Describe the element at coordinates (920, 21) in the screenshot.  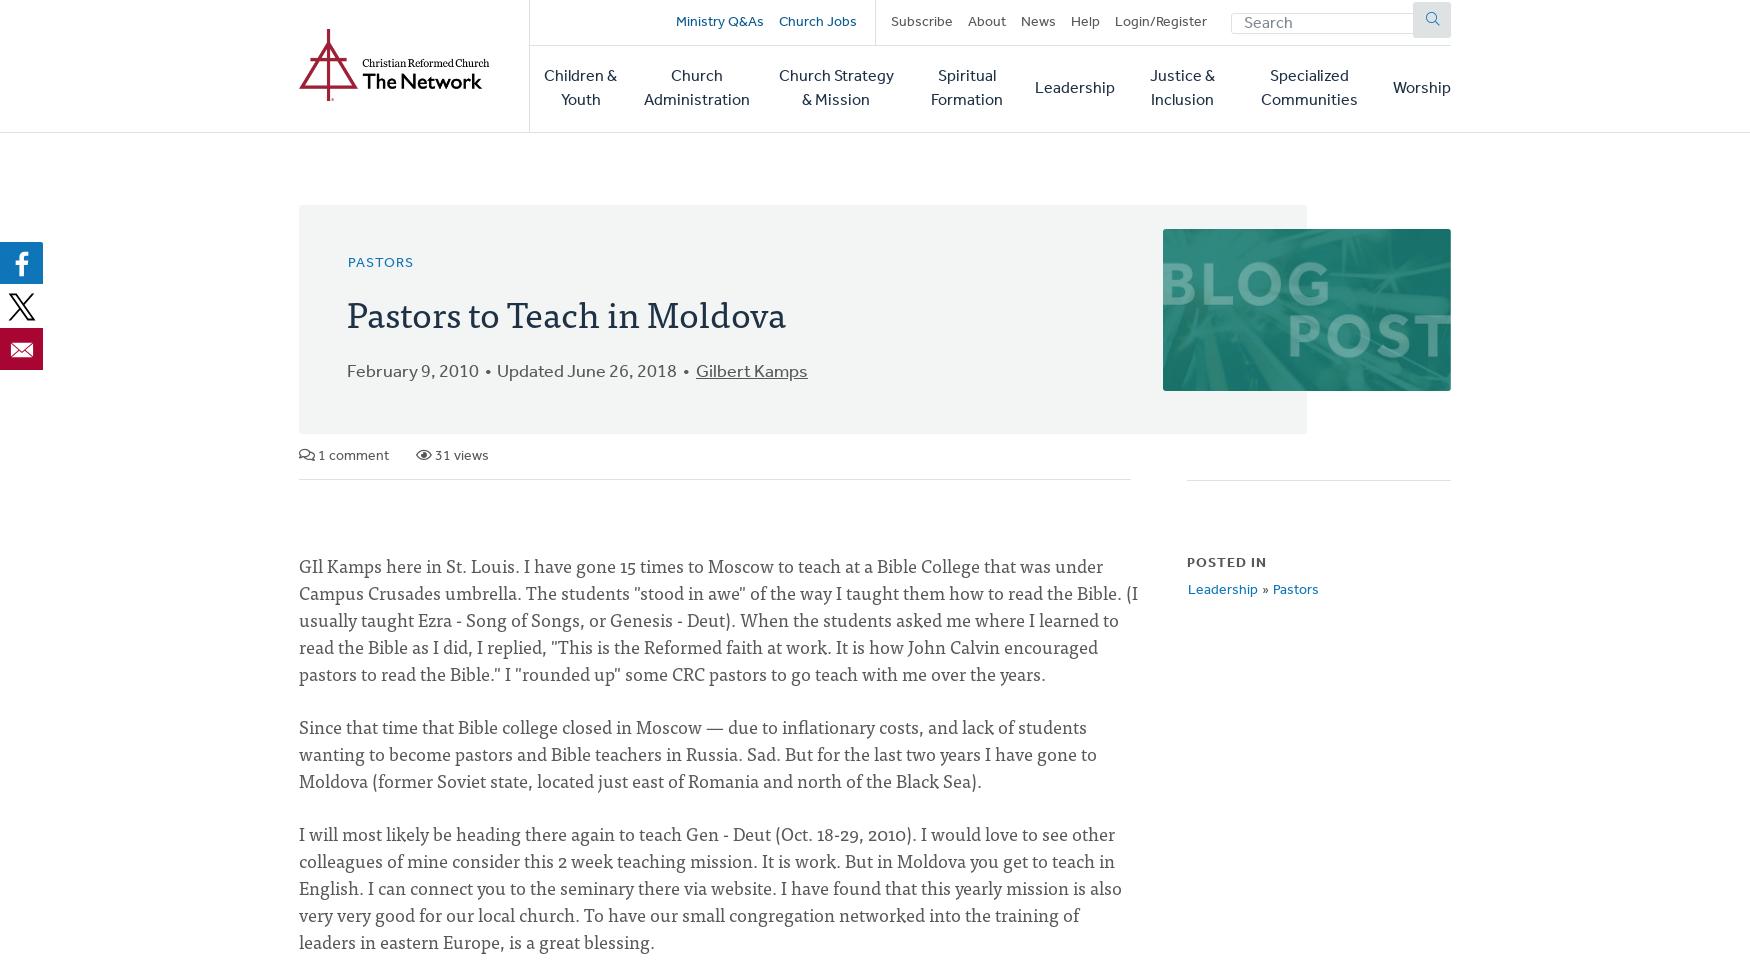
I see `'Subscribe'` at that location.